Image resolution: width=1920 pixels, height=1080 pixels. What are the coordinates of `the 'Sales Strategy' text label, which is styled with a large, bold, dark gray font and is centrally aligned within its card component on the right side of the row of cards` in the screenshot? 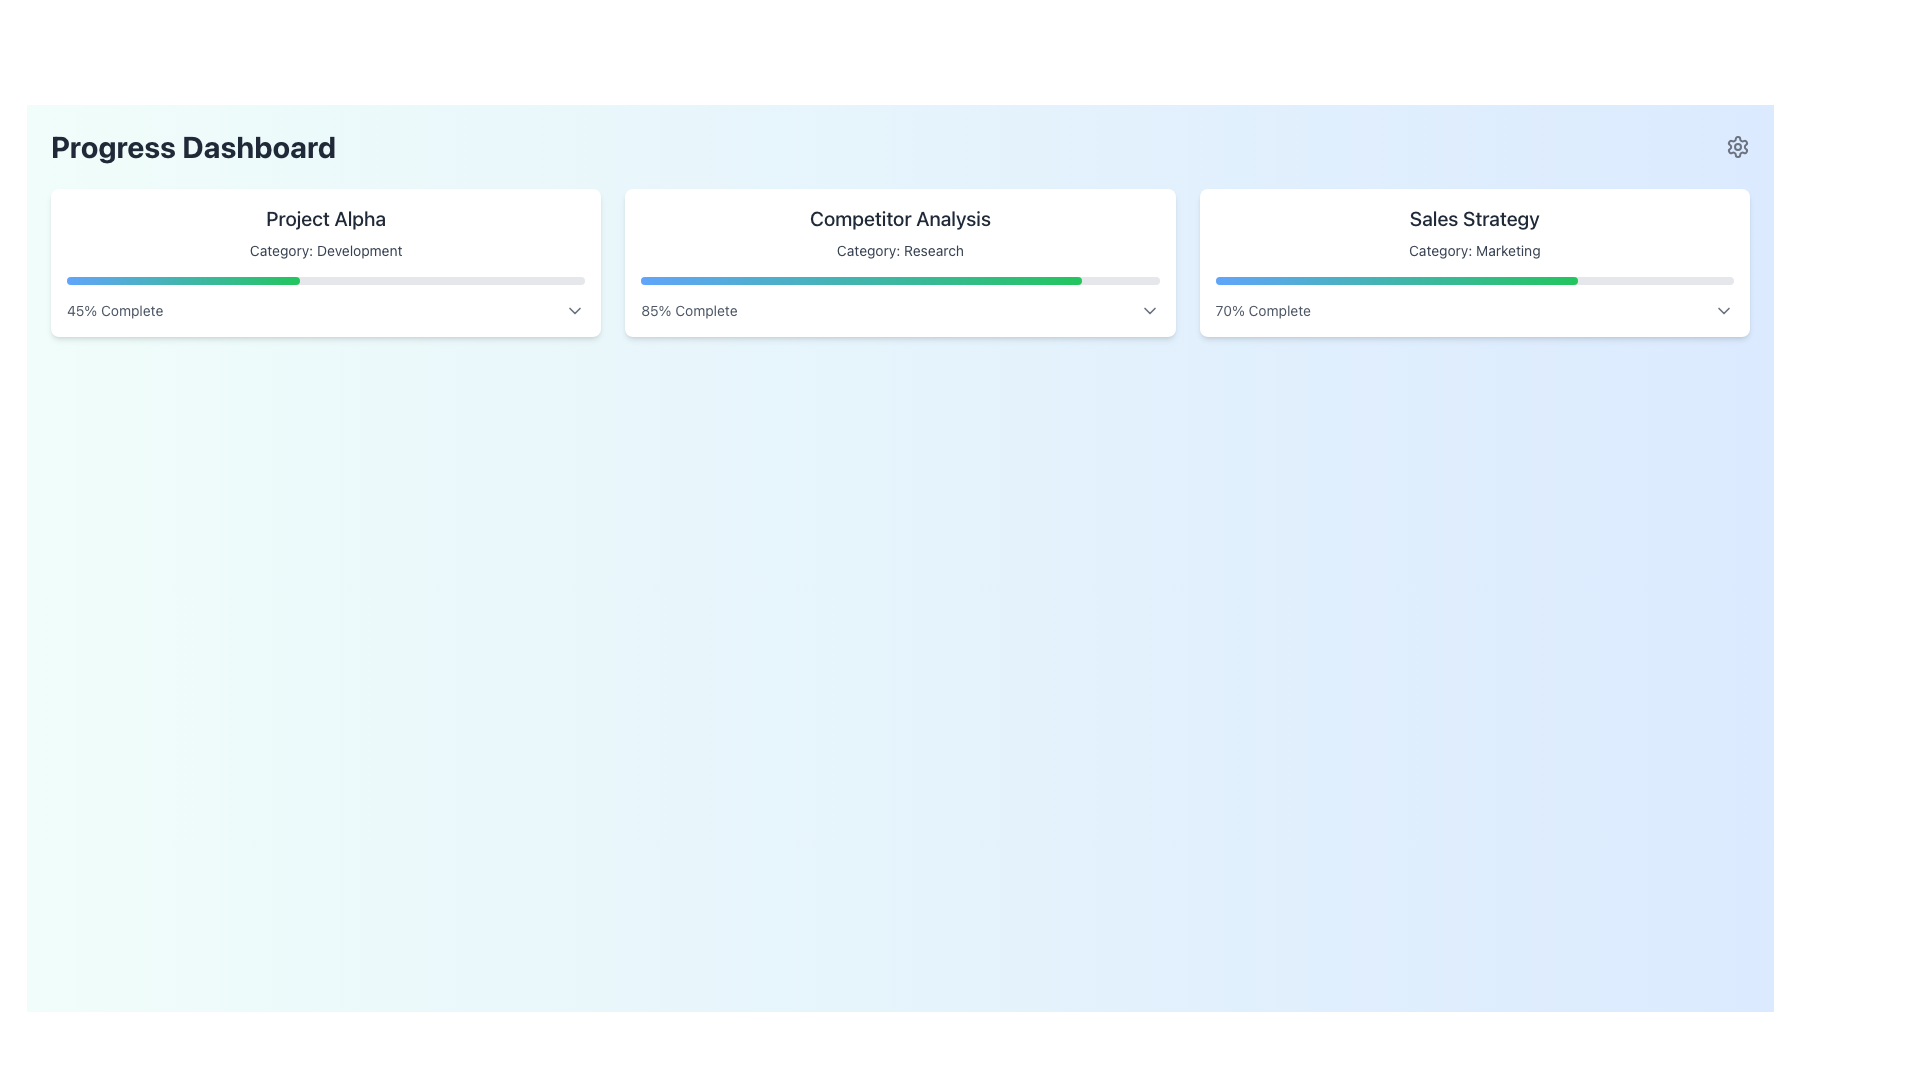 It's located at (1474, 219).